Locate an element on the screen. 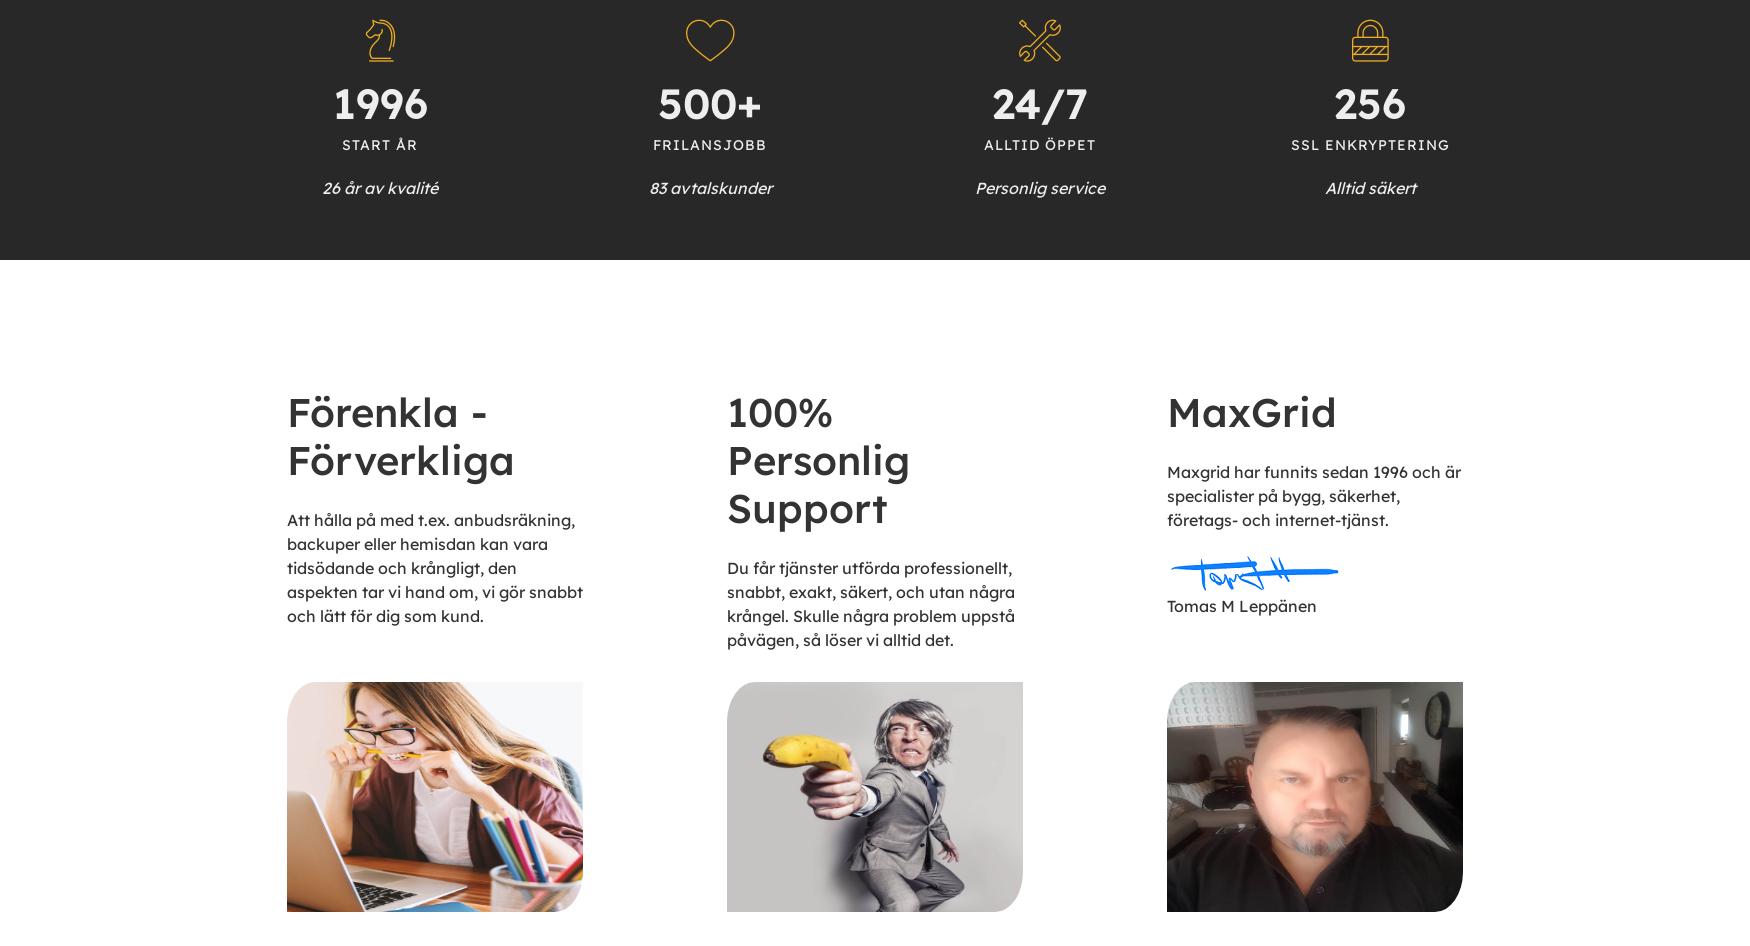 This screenshot has width=1750, height=946. 'MaxGrid' is located at coordinates (1250, 410).